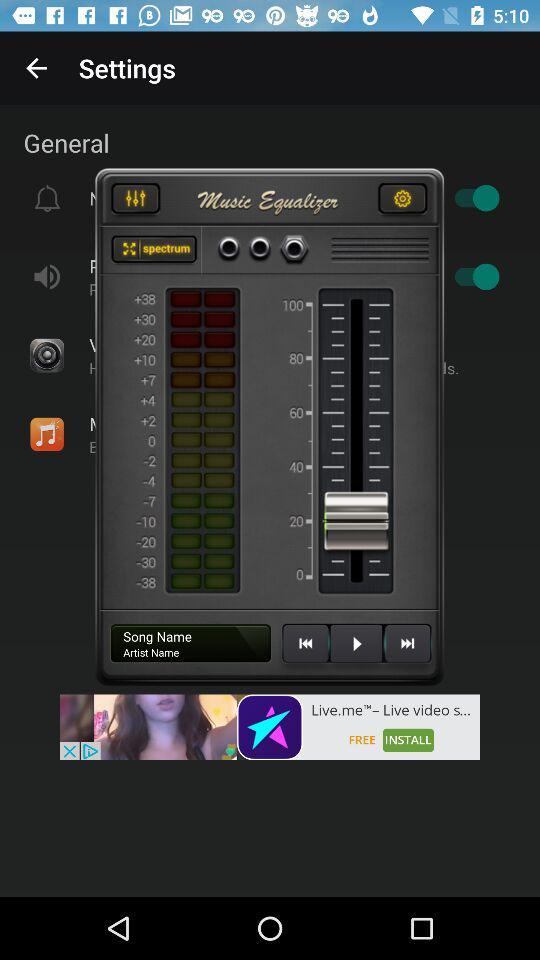 Image resolution: width=540 pixels, height=960 pixels. Describe the element at coordinates (406, 650) in the screenshot. I see `the skip_next icon` at that location.